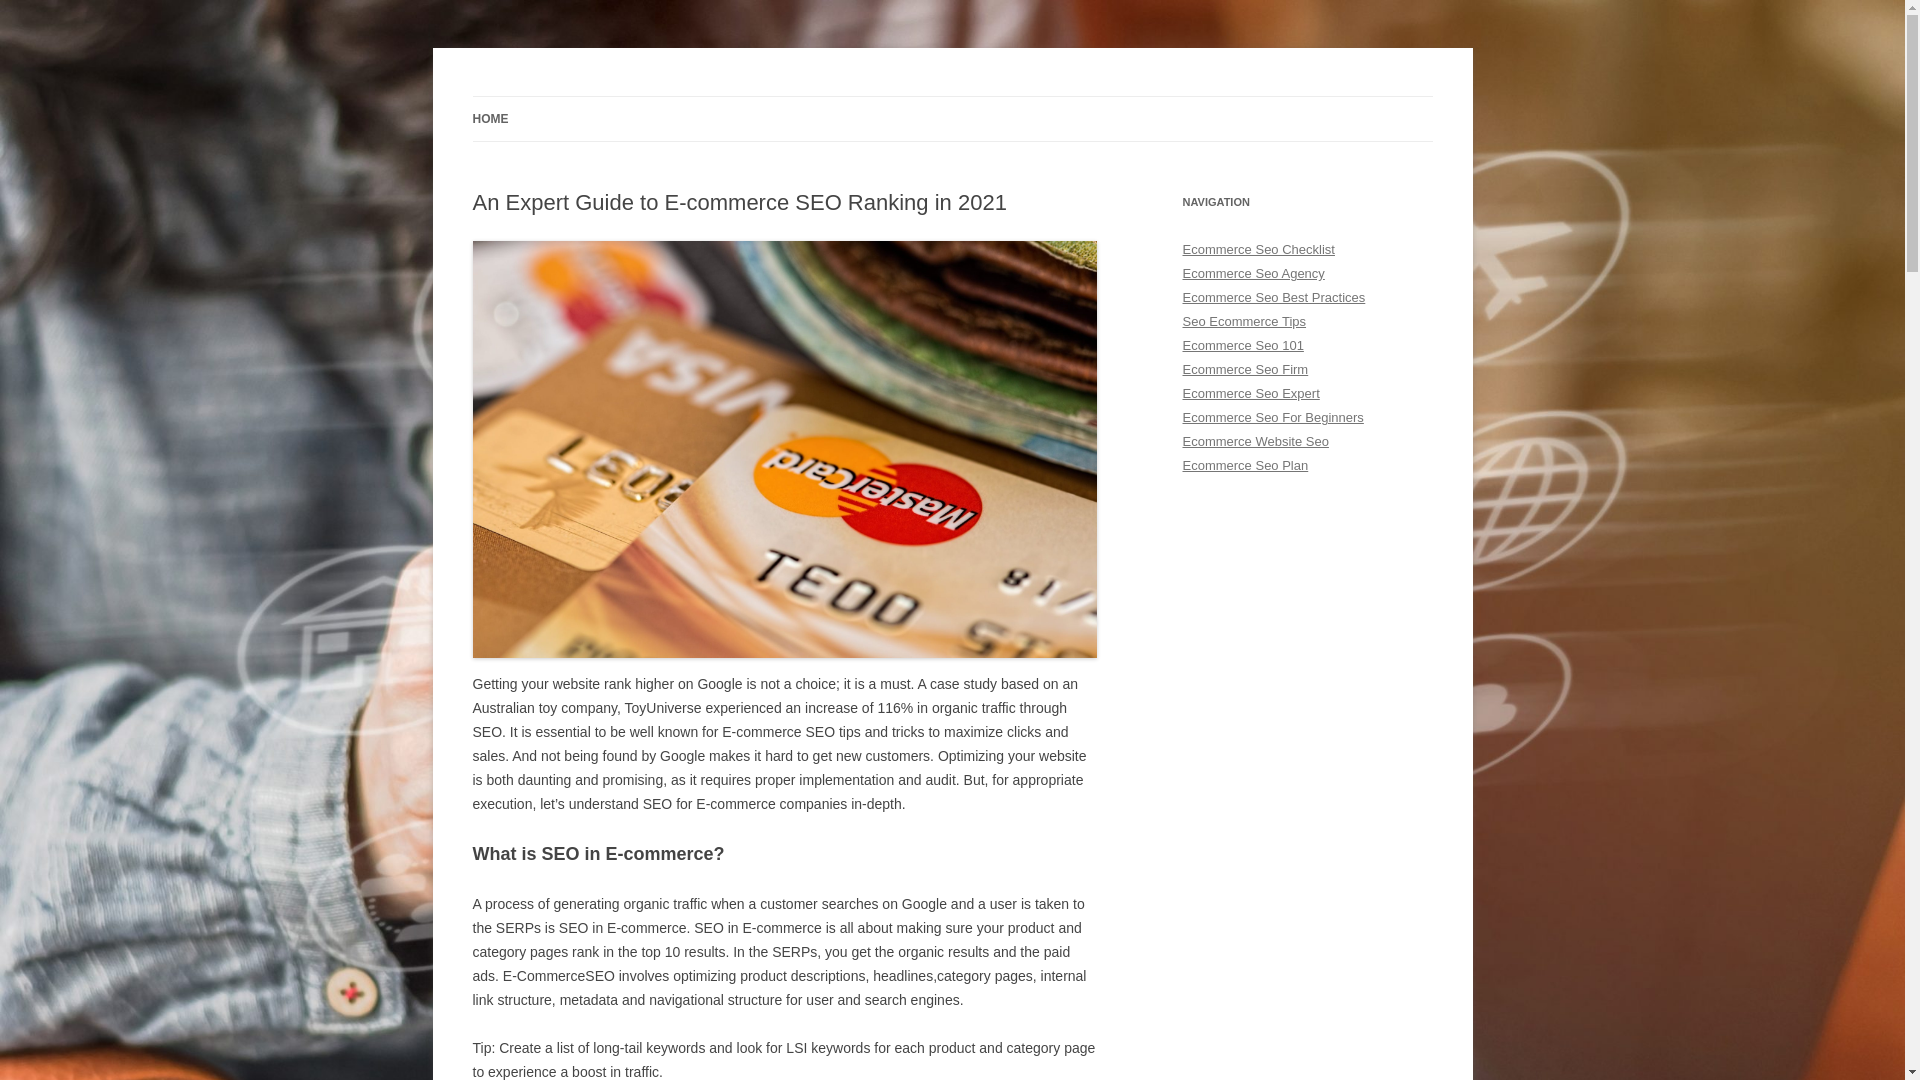 This screenshot has height=1080, width=1920. Describe the element at coordinates (1181, 320) in the screenshot. I see `'Seo Ecommerce Tips'` at that location.